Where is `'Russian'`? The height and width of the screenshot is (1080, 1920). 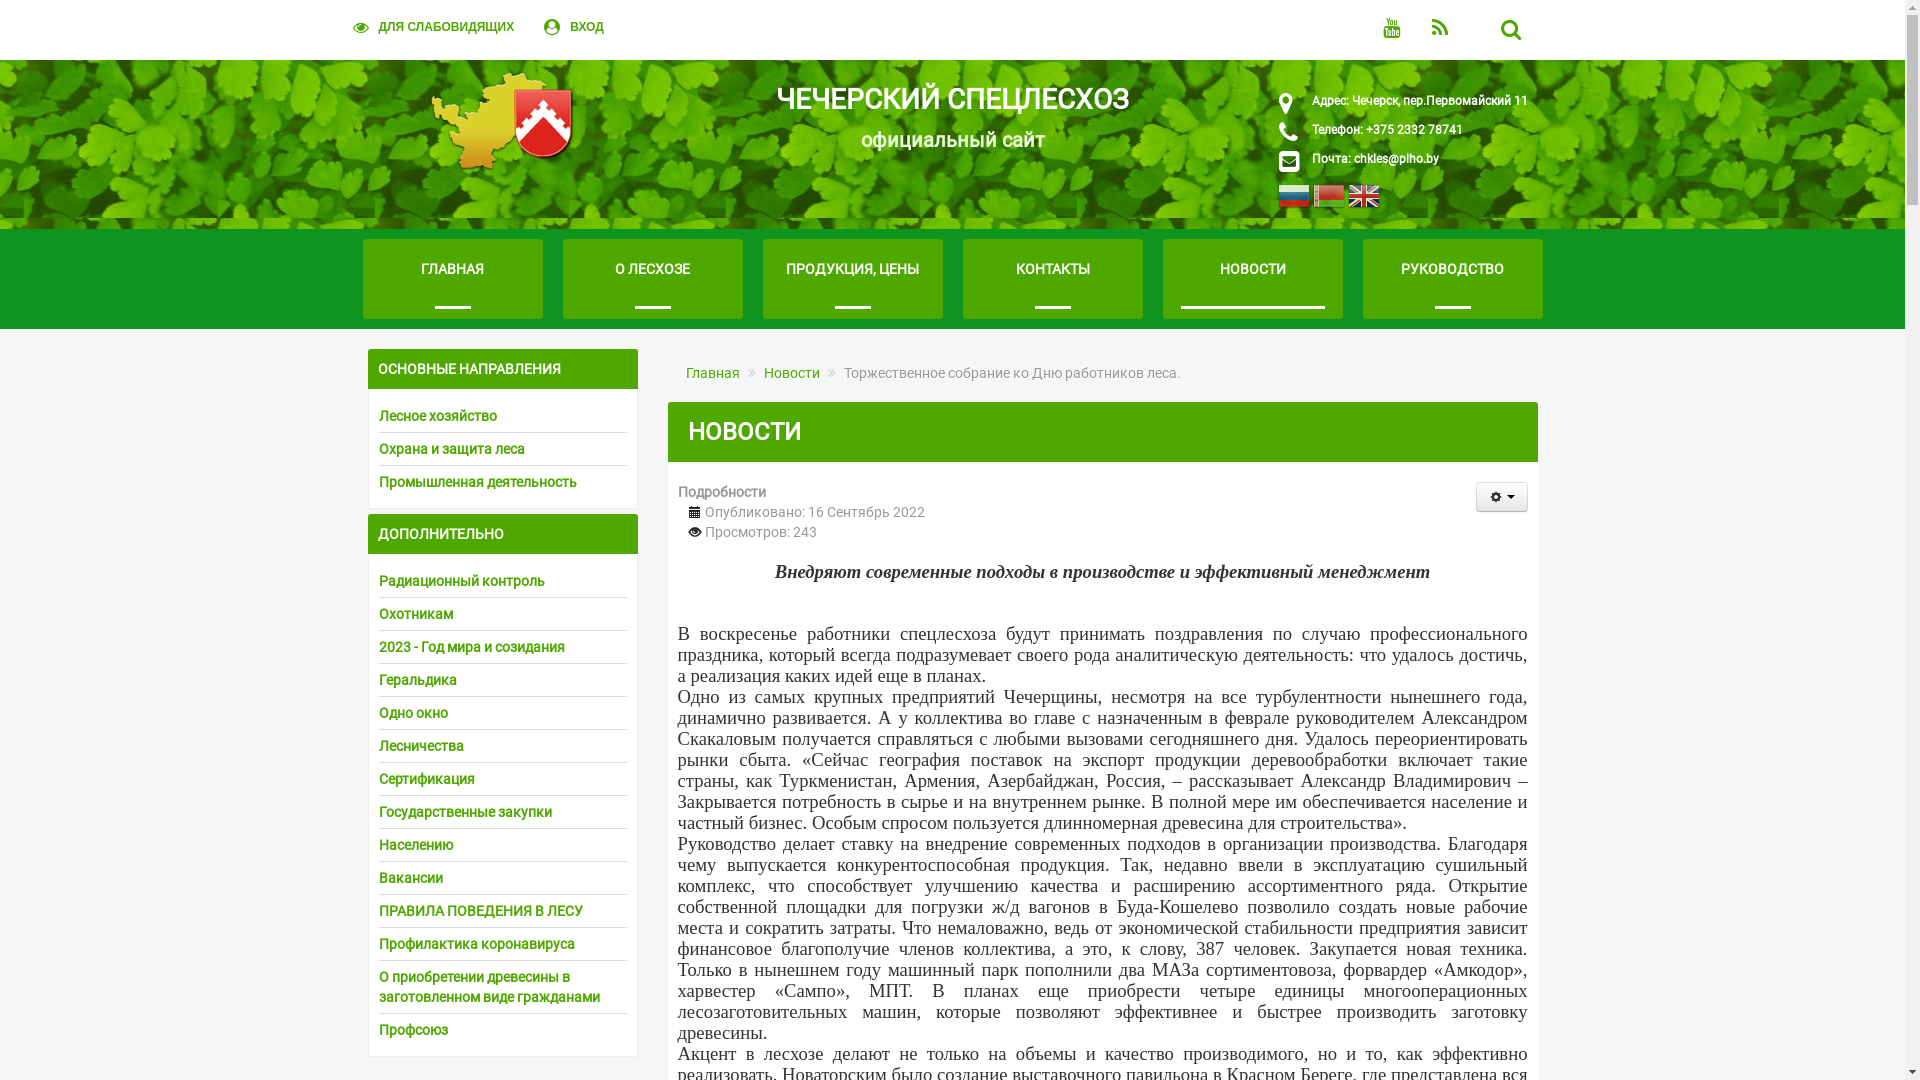 'Russian' is located at coordinates (1294, 200).